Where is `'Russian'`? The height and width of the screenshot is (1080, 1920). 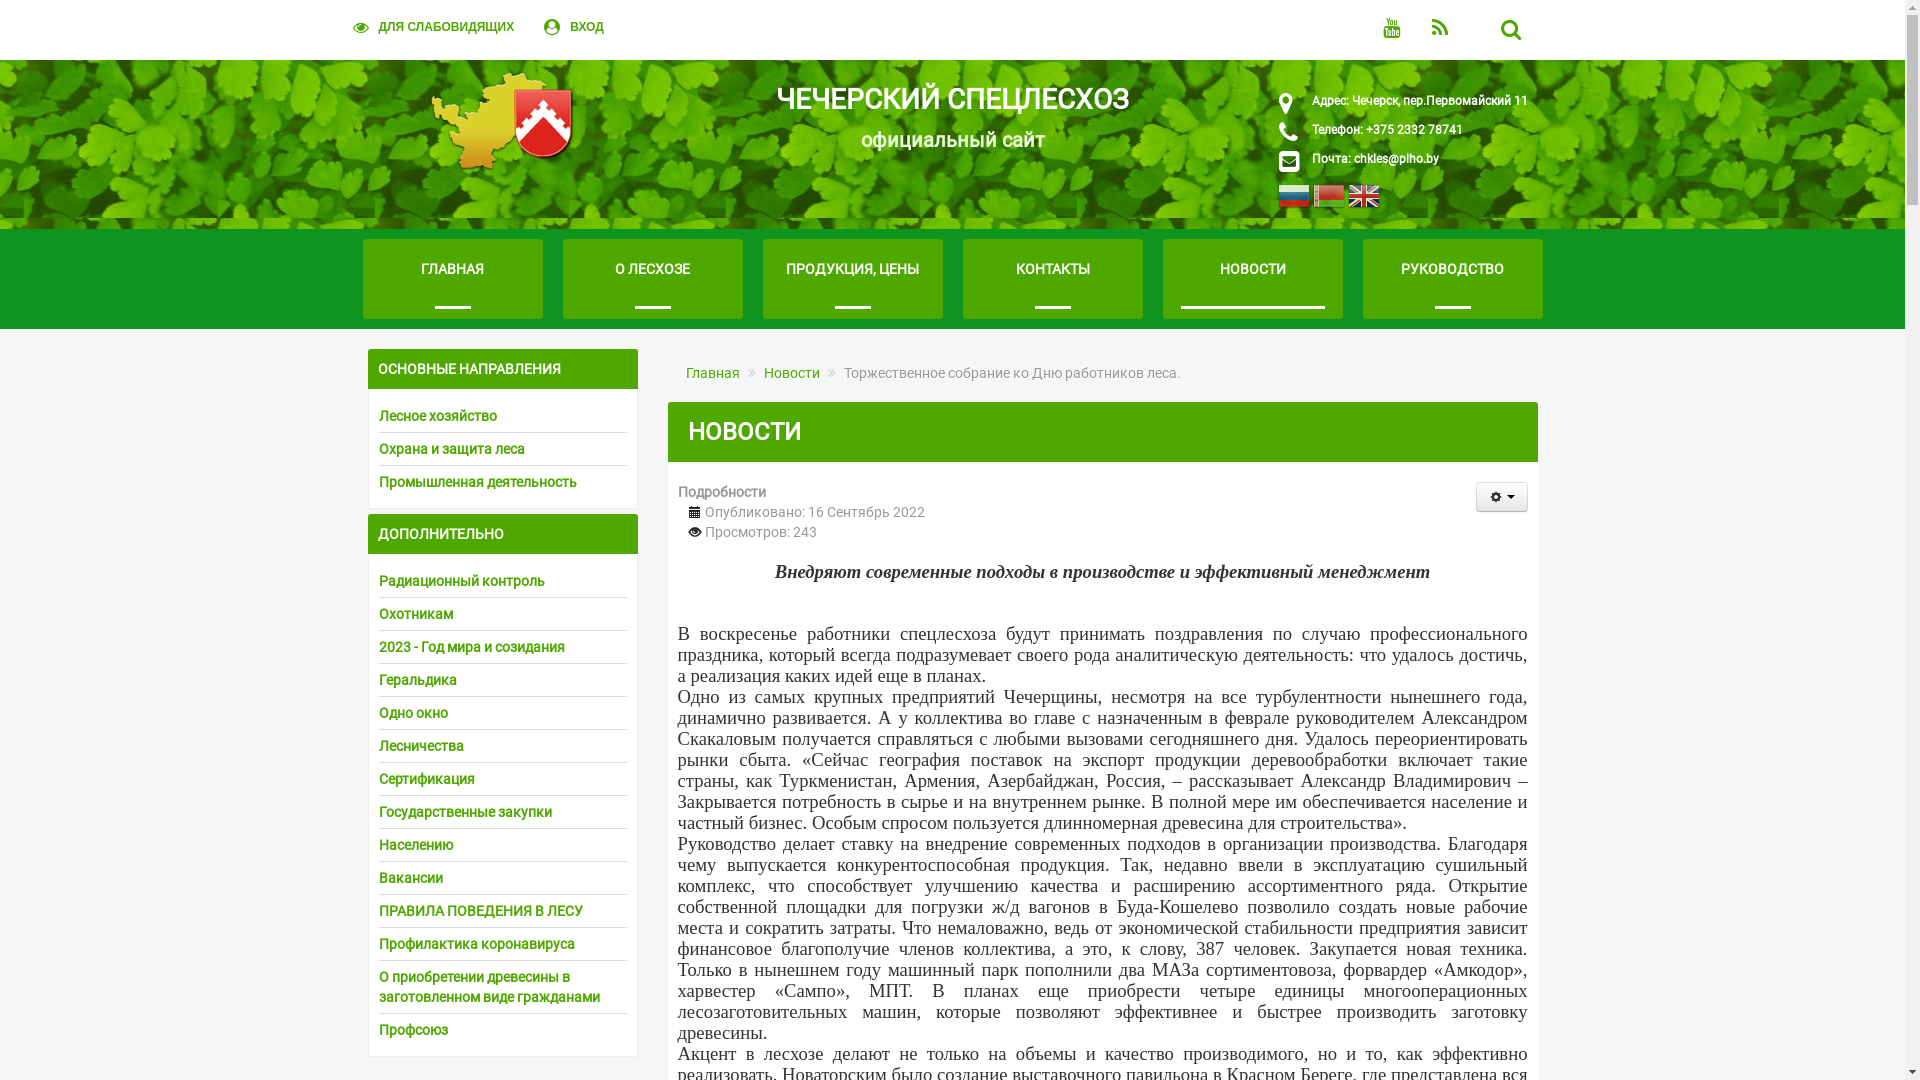 'Russian' is located at coordinates (1294, 200).